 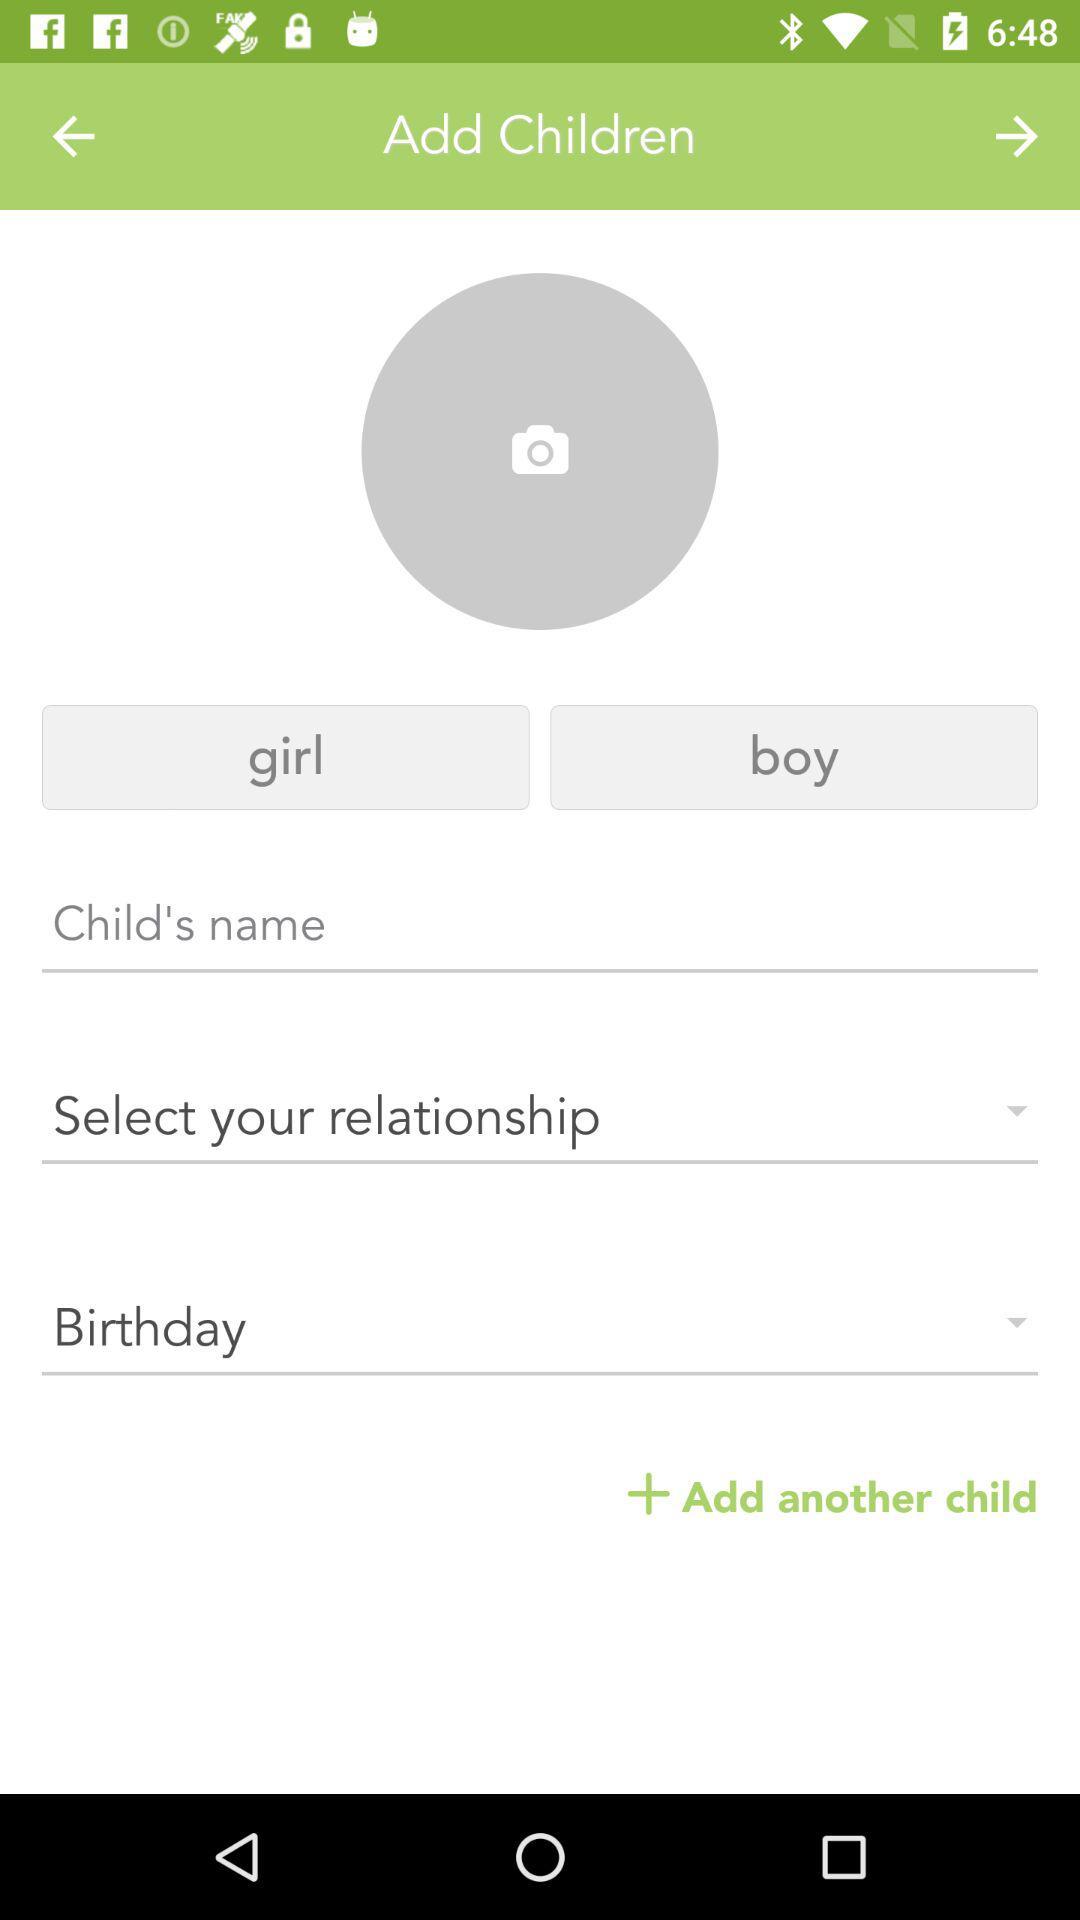 I want to click on the option boy, so click(x=793, y=756).